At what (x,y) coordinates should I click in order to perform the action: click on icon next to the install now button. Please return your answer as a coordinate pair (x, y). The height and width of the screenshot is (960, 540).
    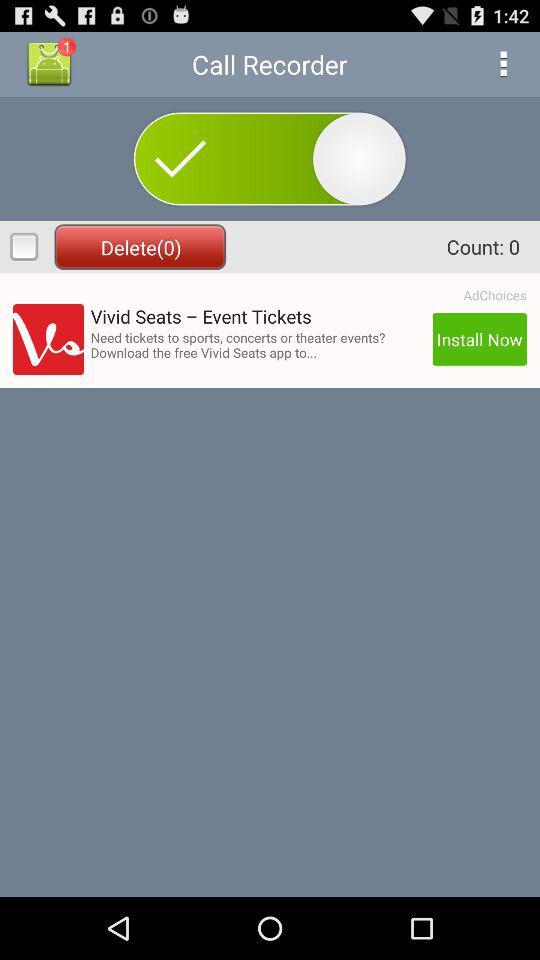
    Looking at the image, I should click on (258, 345).